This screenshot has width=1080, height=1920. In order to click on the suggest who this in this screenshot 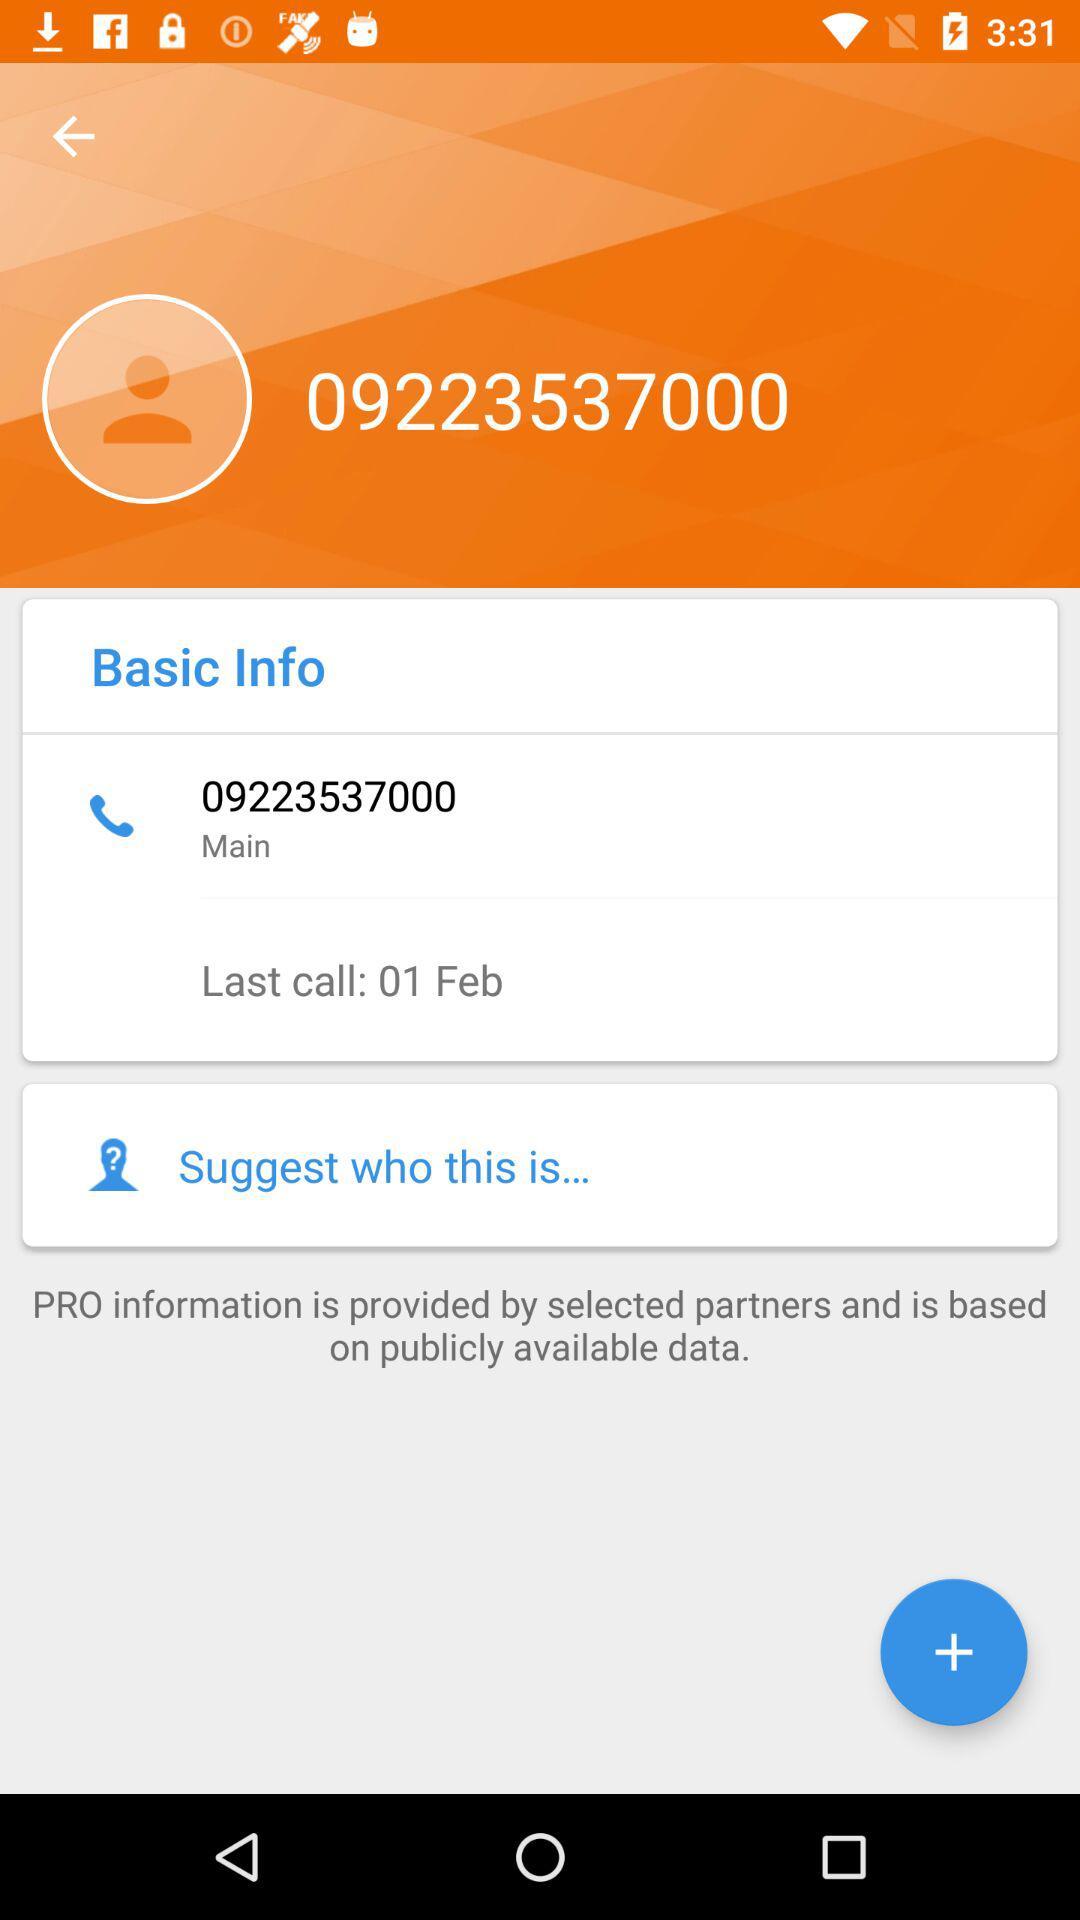, I will do `click(540, 1165)`.